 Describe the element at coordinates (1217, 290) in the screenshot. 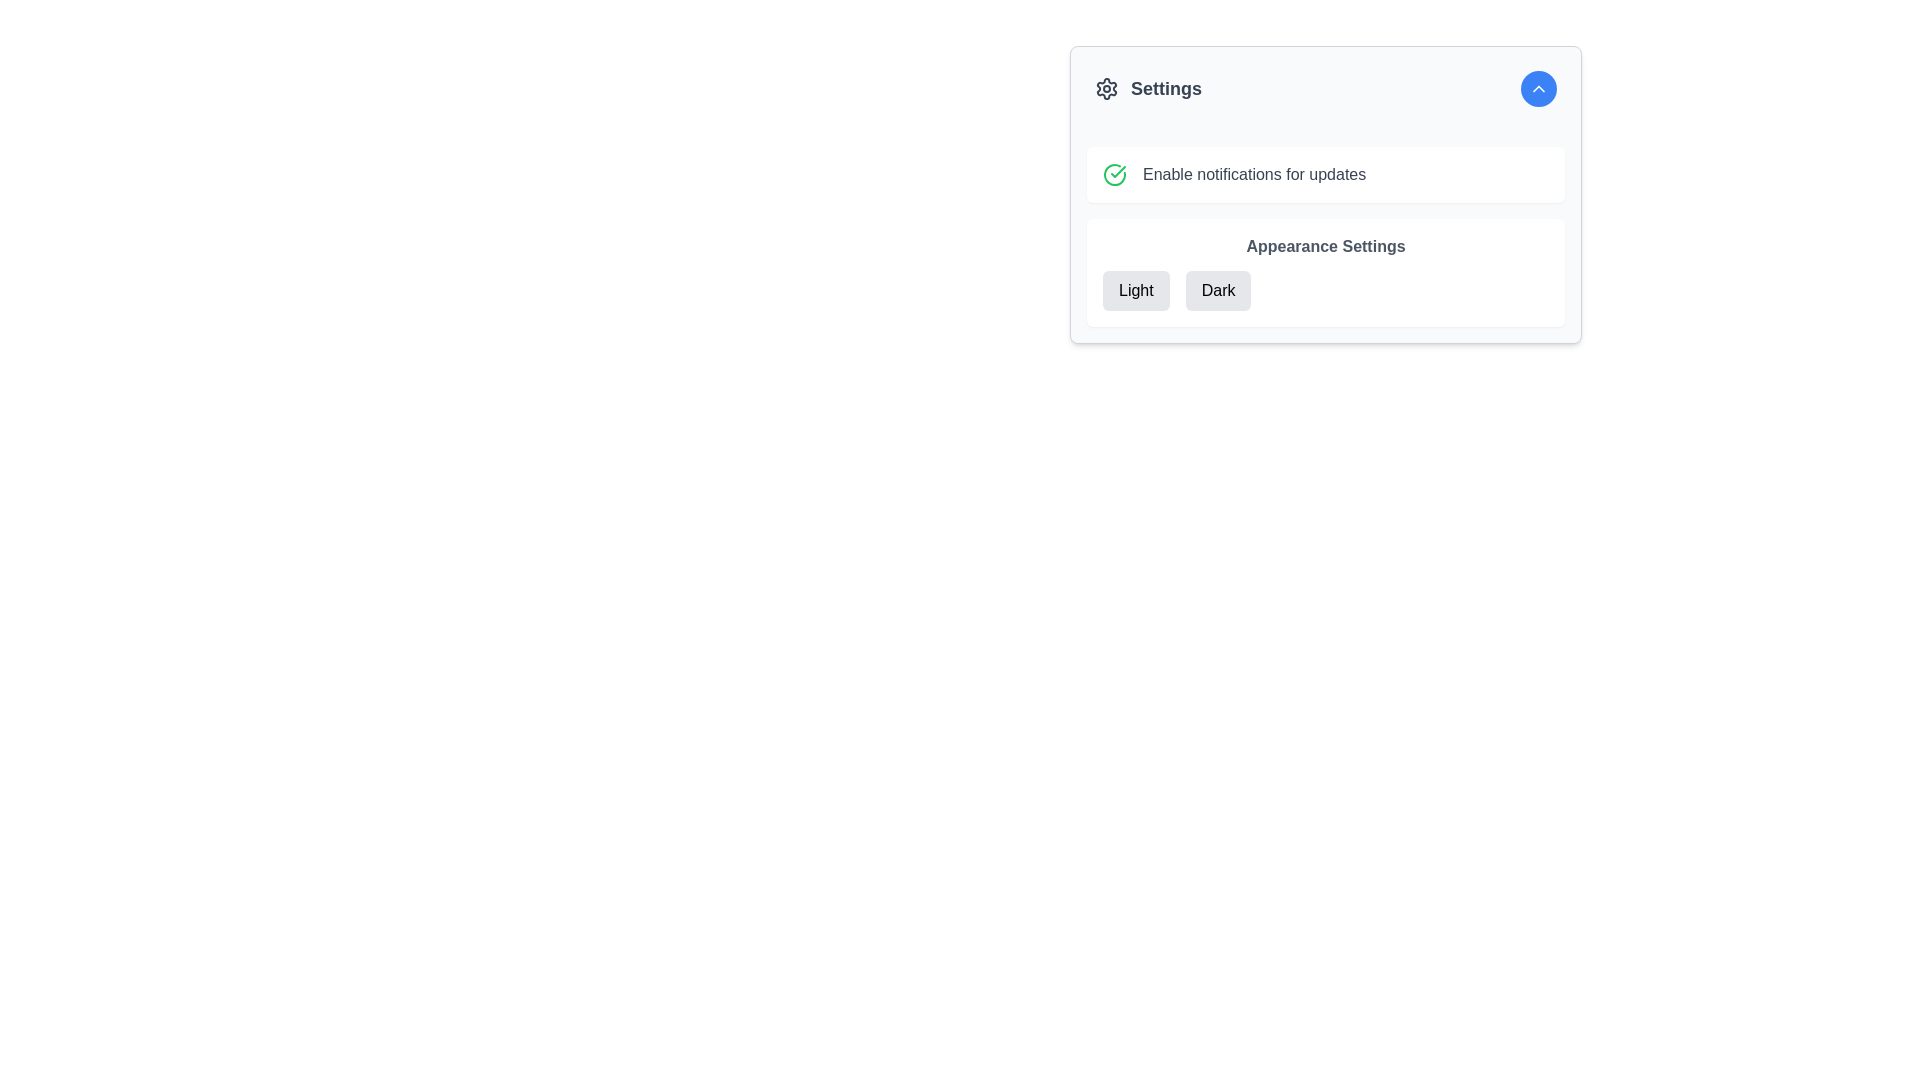

I see `the 'Dark' button within the settings panel` at that location.